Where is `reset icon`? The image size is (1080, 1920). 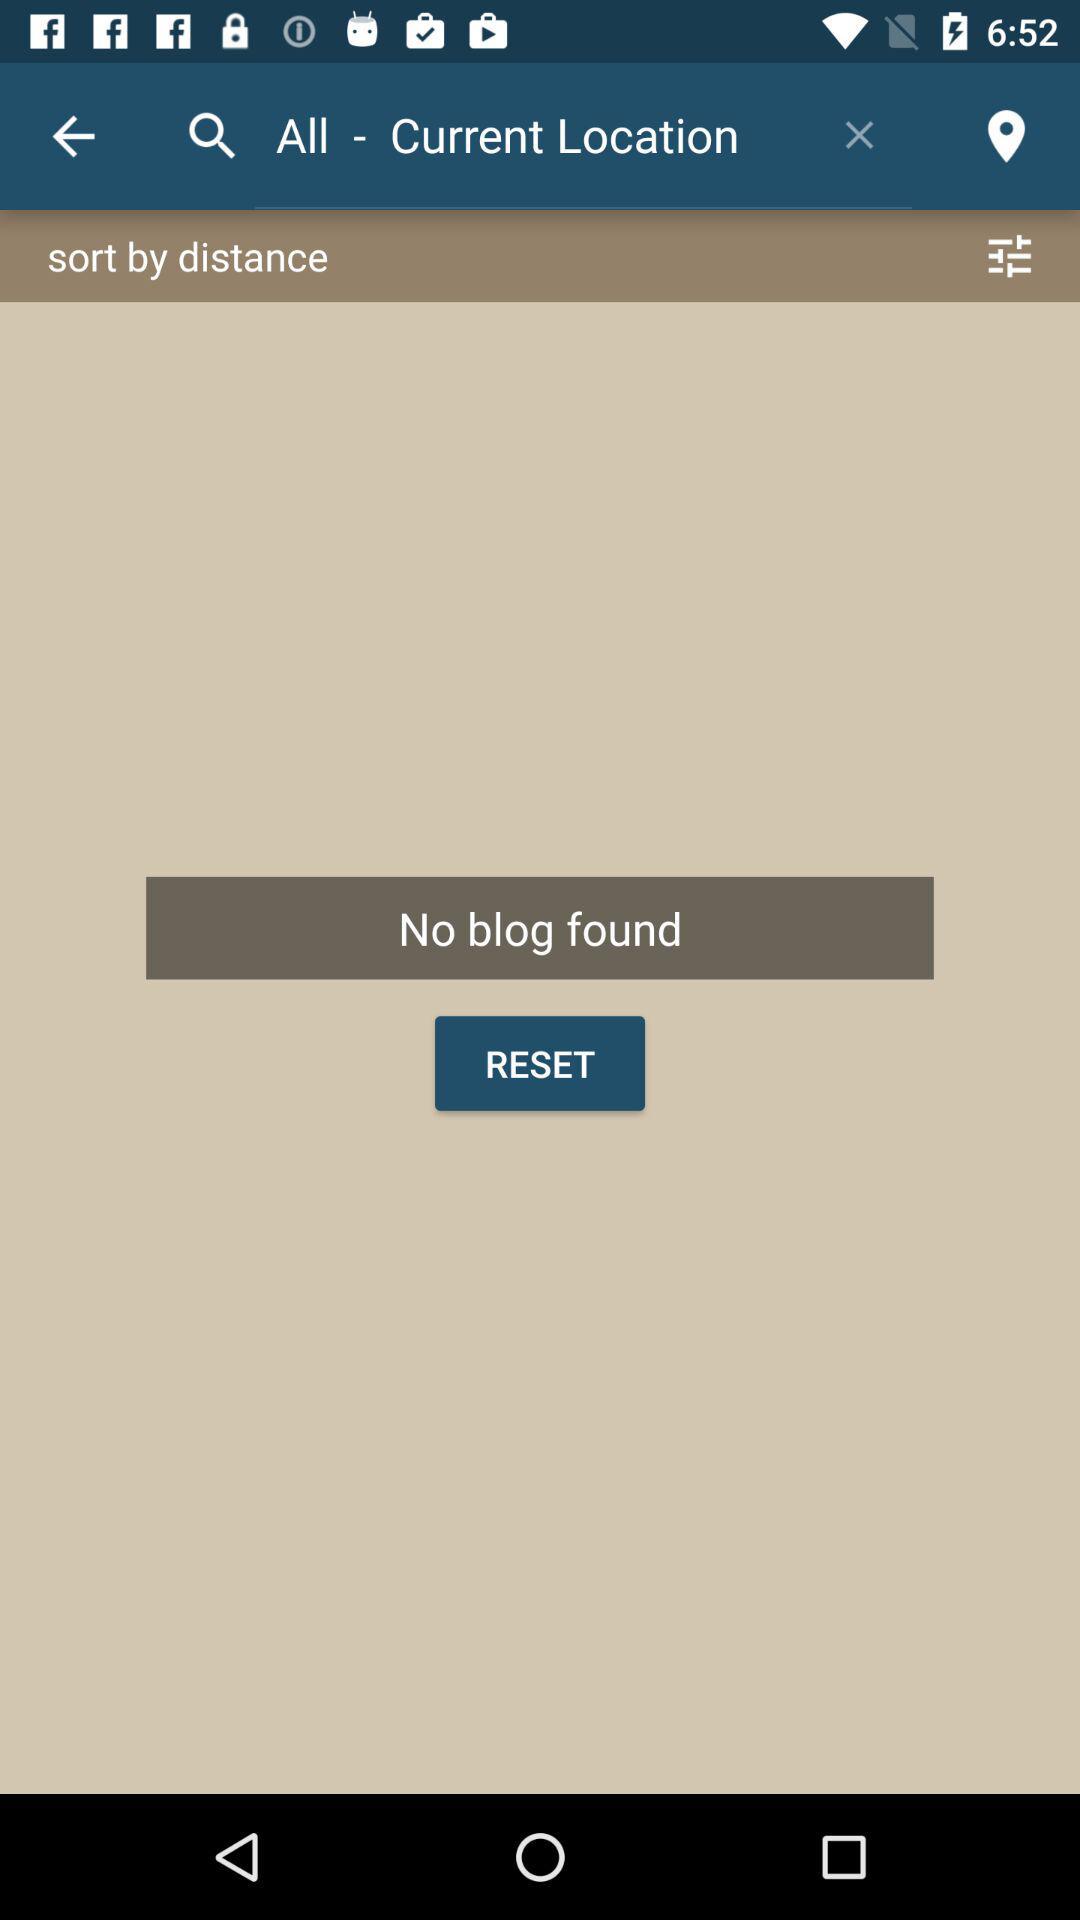 reset icon is located at coordinates (540, 1062).